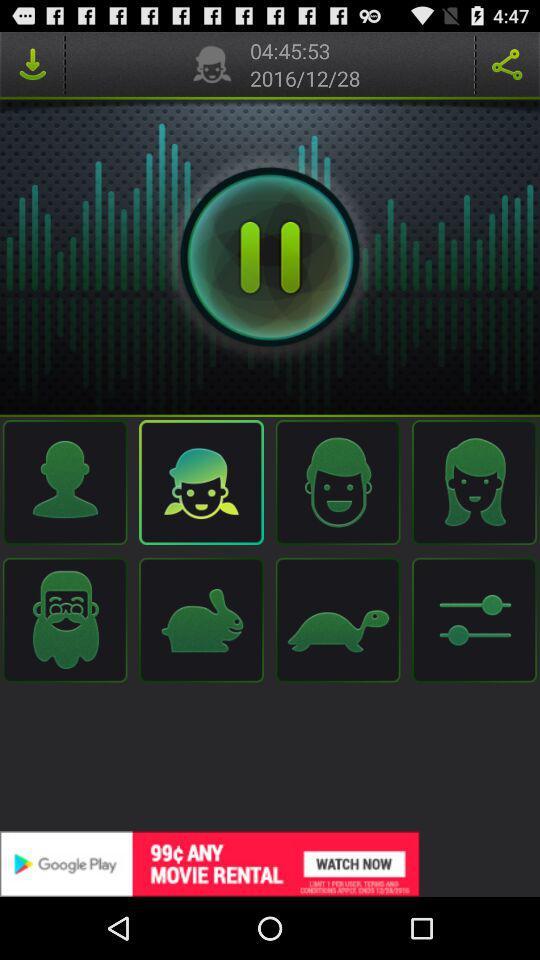  What do you see at coordinates (270, 863) in the screenshot?
I see `redirects you to offer` at bounding box center [270, 863].